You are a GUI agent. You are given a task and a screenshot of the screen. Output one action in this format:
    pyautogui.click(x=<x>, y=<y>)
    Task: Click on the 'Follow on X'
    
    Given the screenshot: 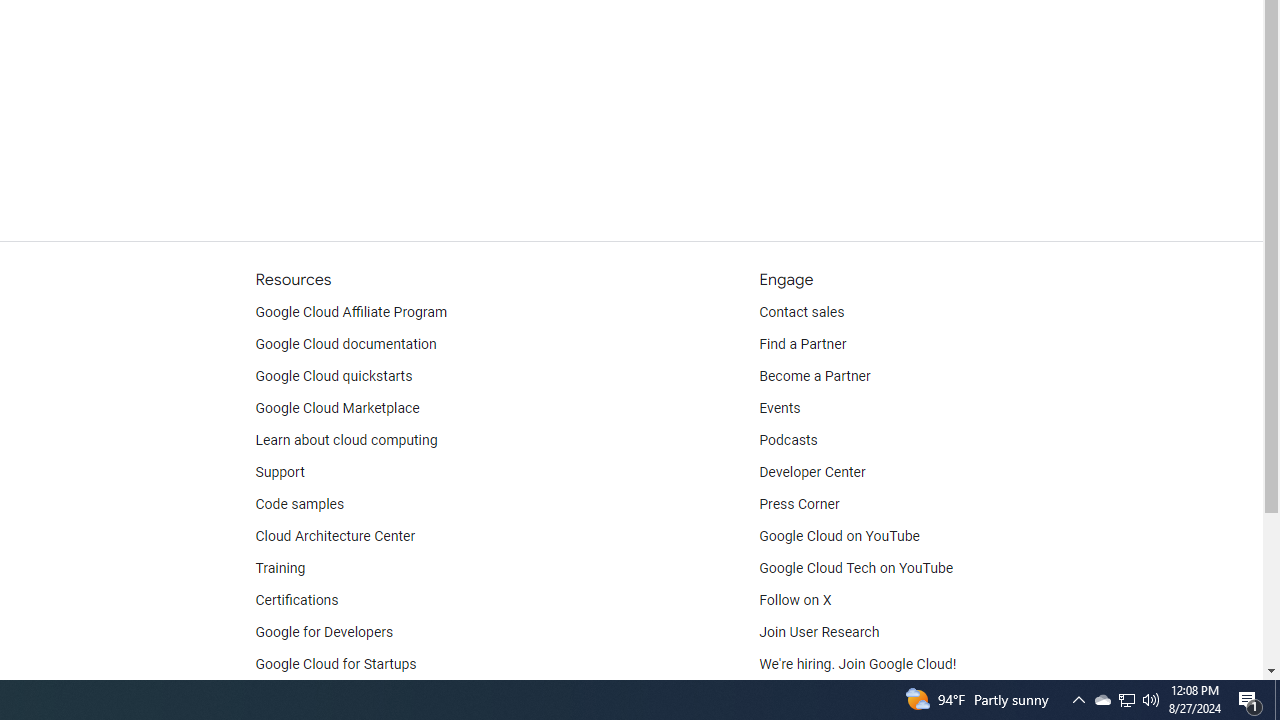 What is the action you would take?
    pyautogui.click(x=794, y=599)
    